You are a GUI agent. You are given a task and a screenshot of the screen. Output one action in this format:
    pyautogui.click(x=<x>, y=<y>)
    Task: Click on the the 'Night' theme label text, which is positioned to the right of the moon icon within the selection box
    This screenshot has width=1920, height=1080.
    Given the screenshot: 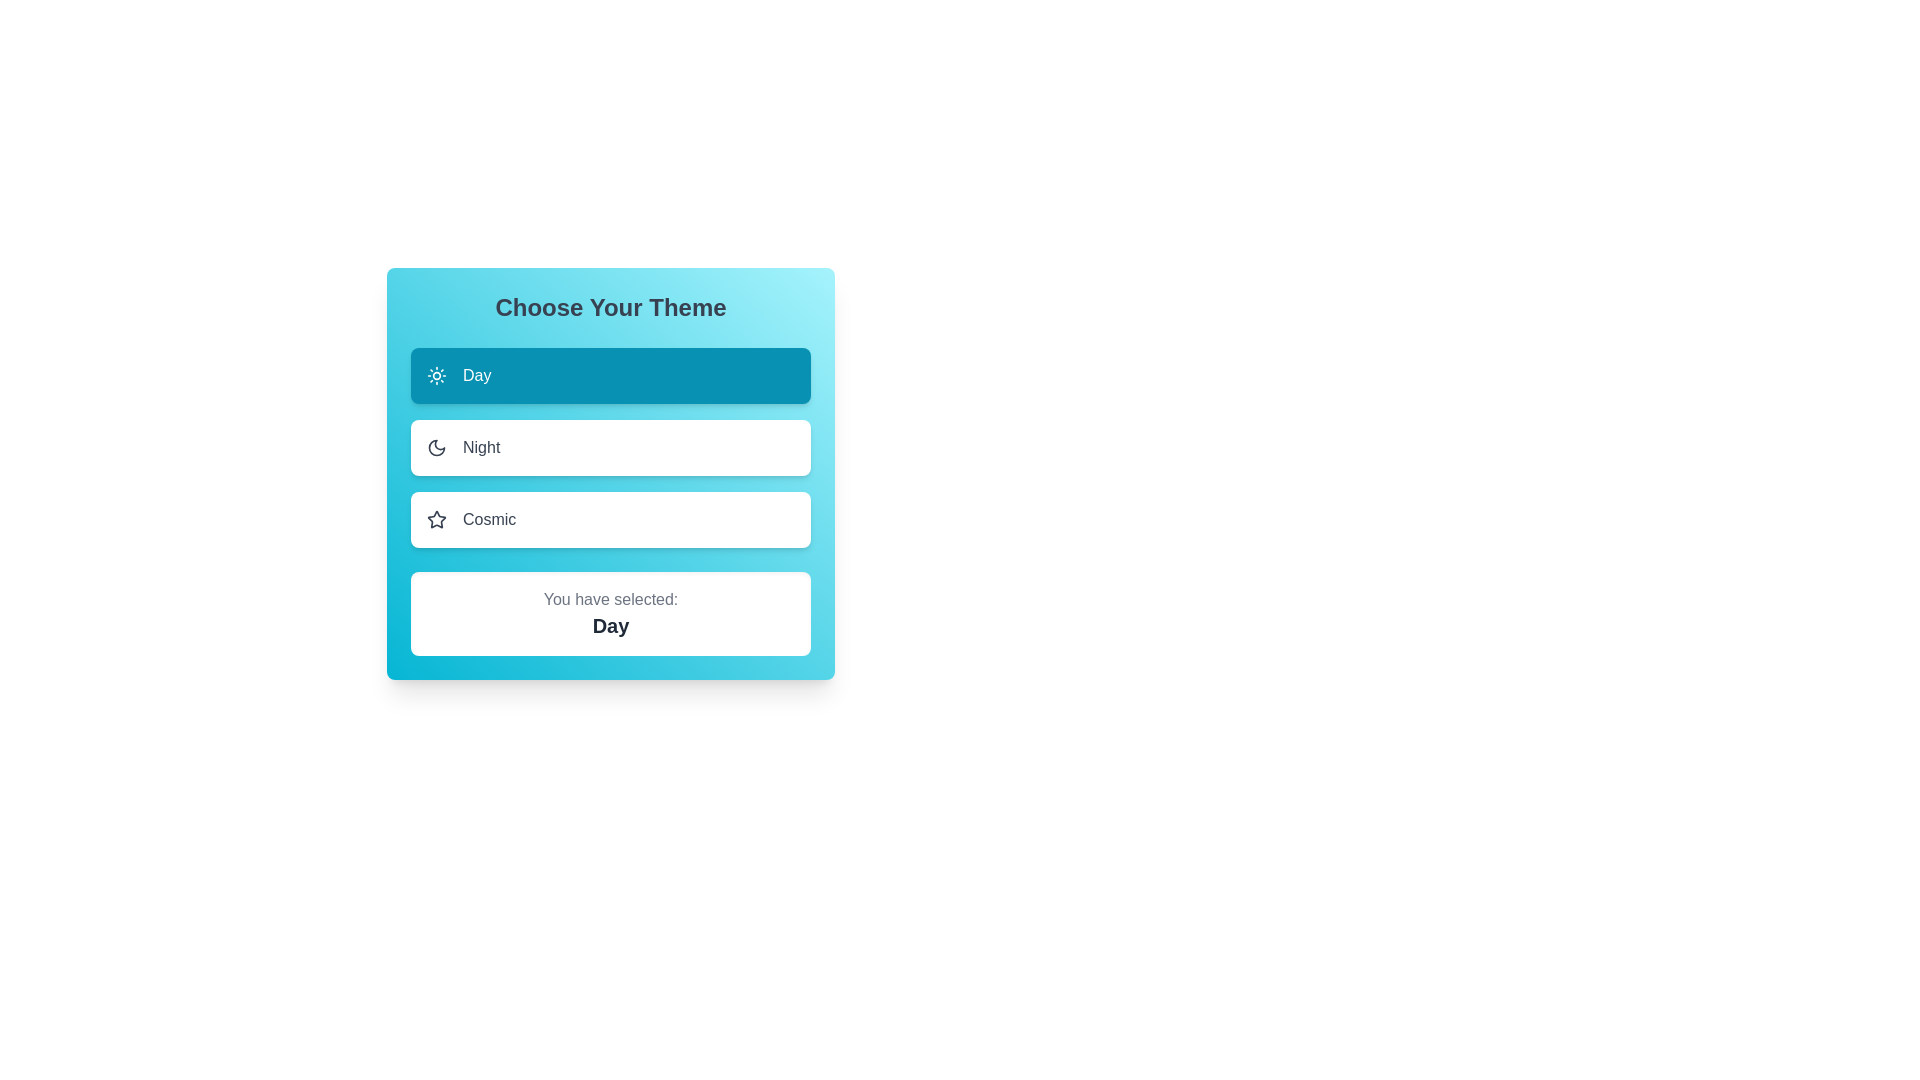 What is the action you would take?
    pyautogui.click(x=481, y=446)
    